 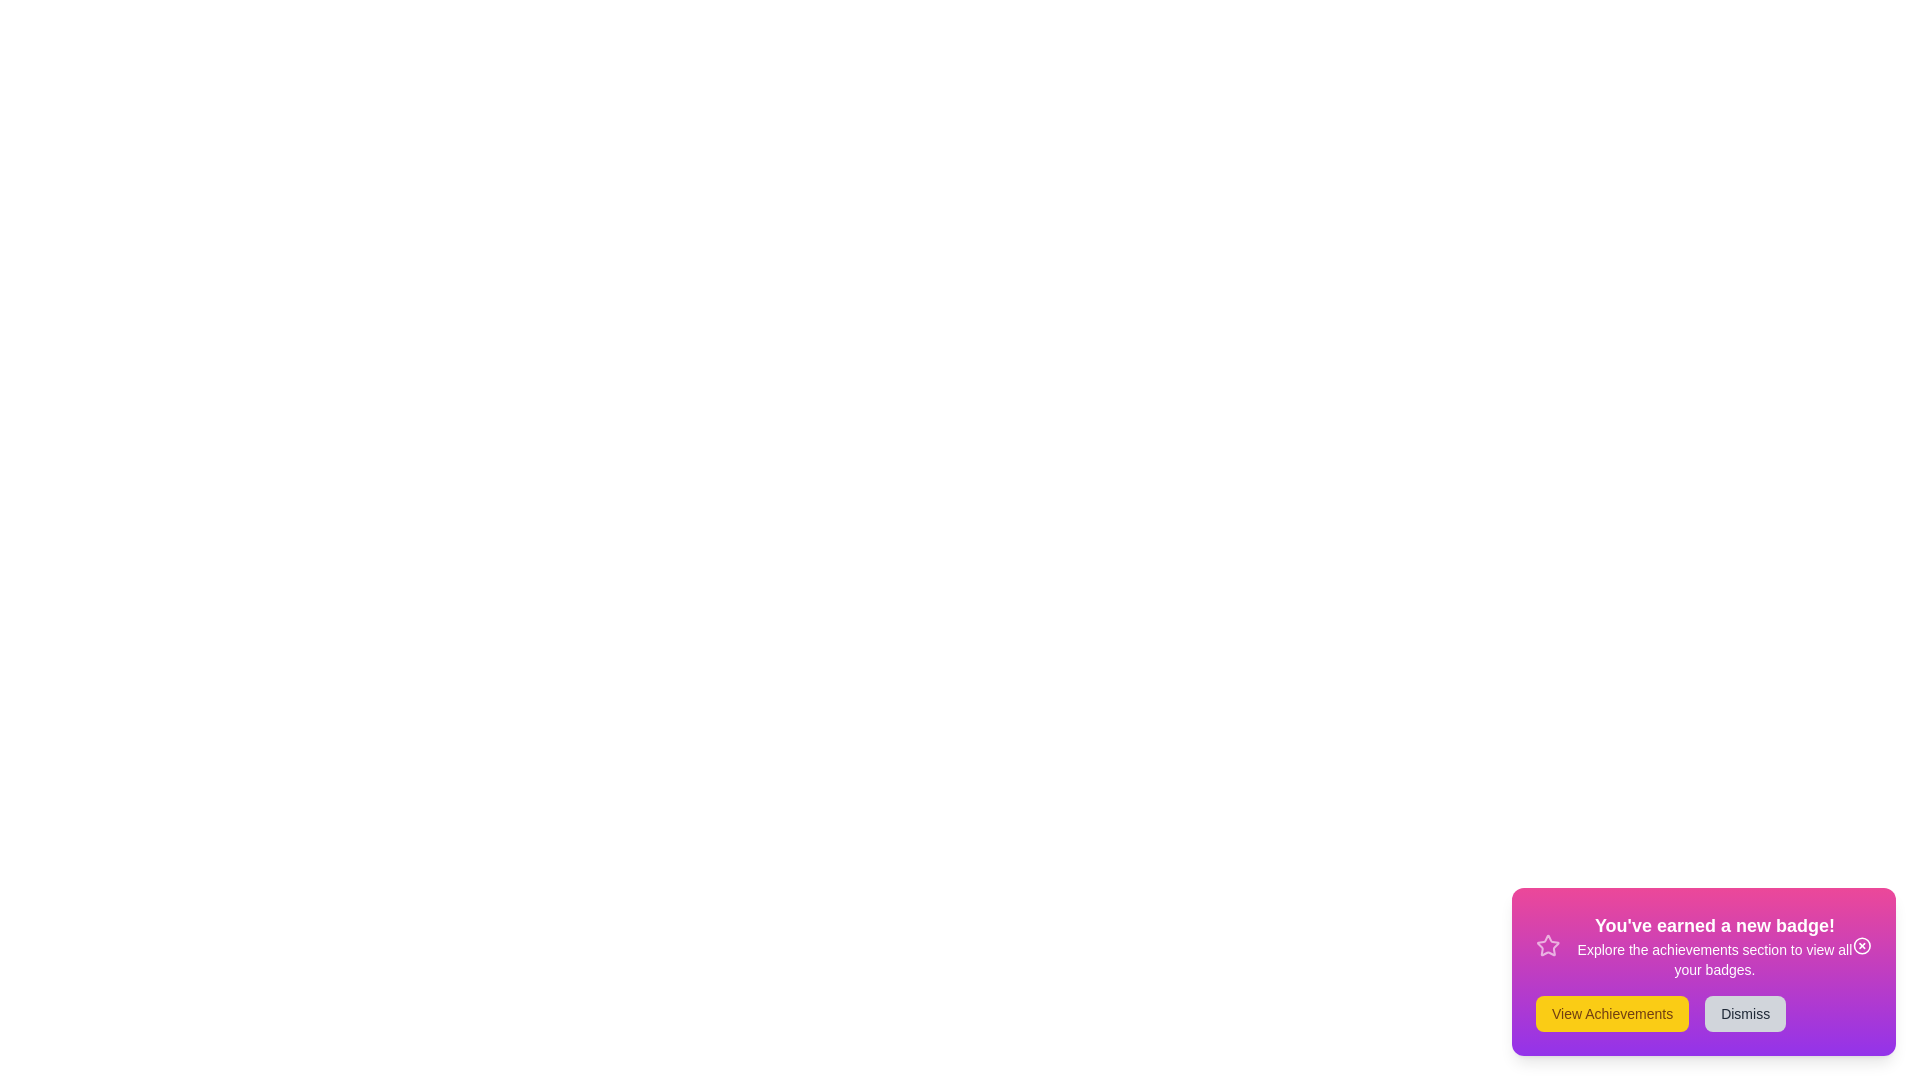 I want to click on the 'Dismiss' button to close the FancySnackbar, so click(x=1744, y=1014).